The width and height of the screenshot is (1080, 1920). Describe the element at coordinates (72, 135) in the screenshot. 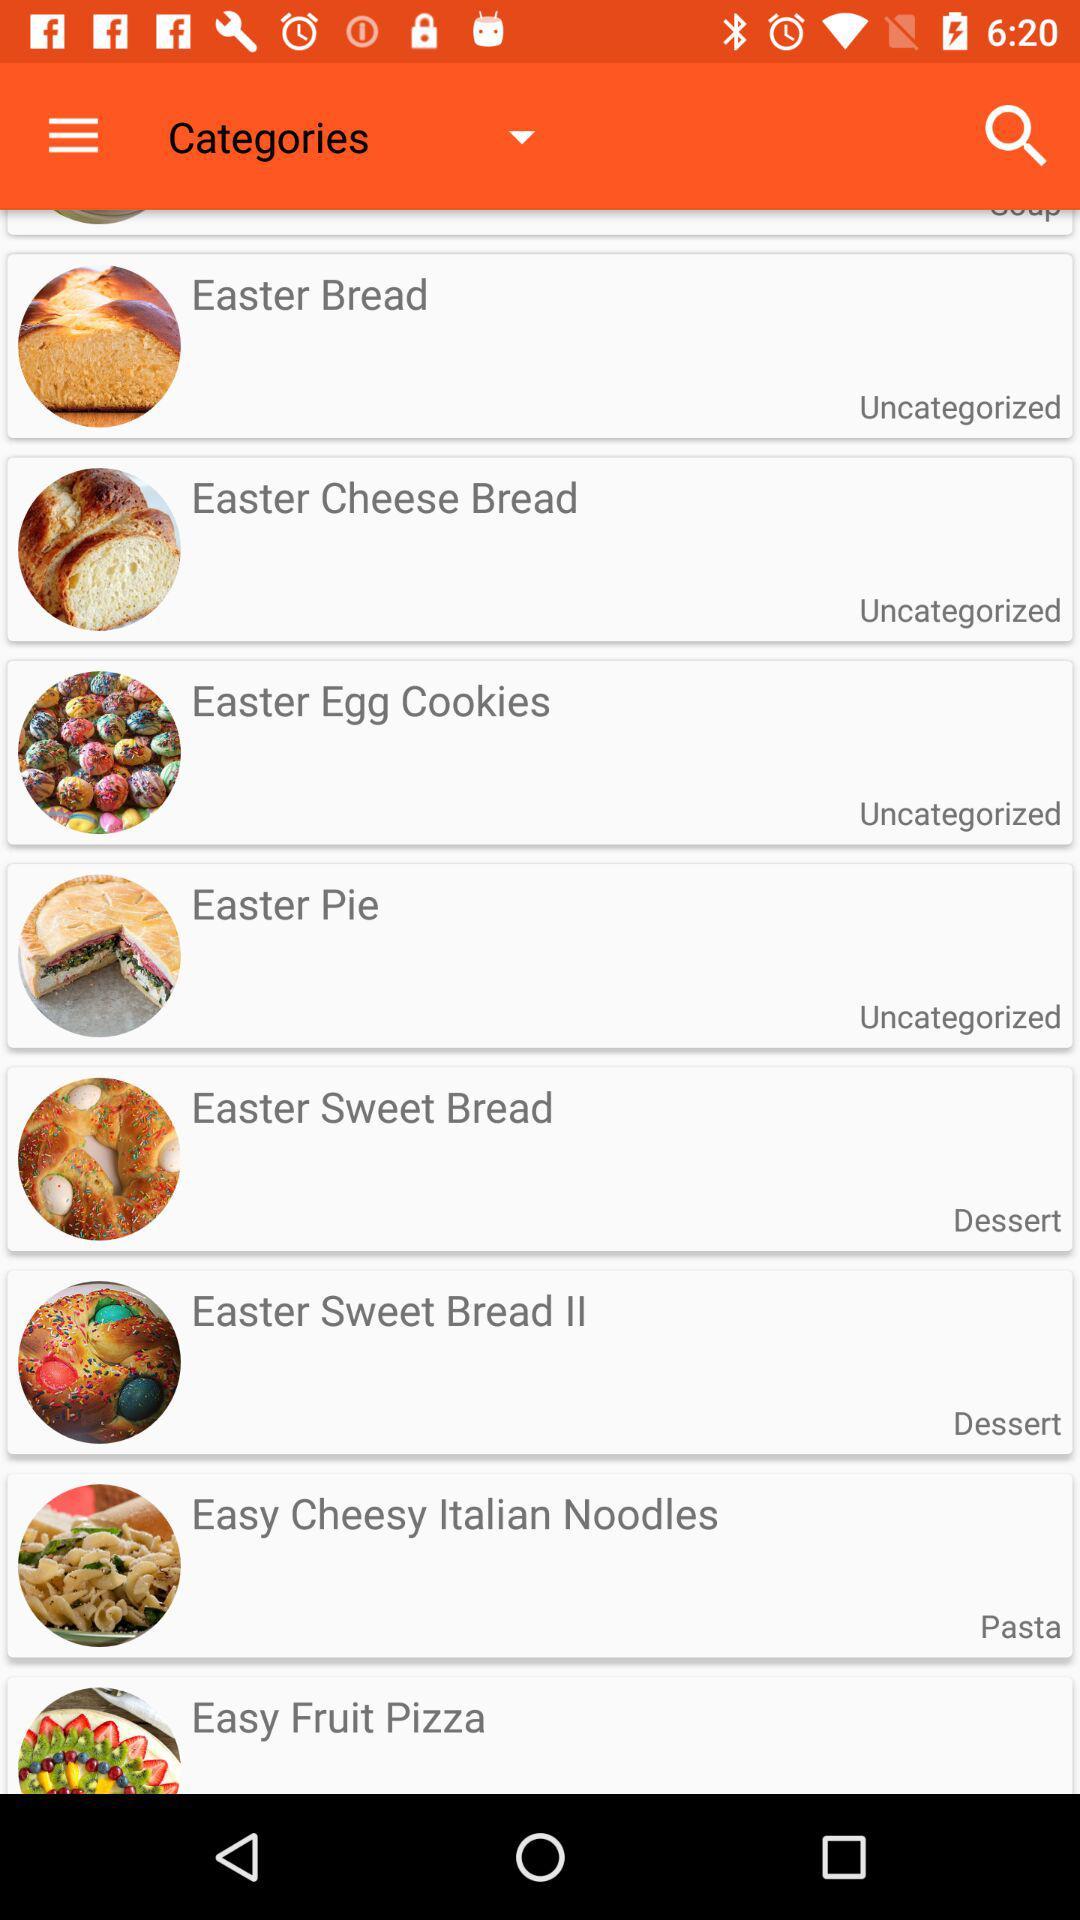

I see `the icon next to the categories` at that location.